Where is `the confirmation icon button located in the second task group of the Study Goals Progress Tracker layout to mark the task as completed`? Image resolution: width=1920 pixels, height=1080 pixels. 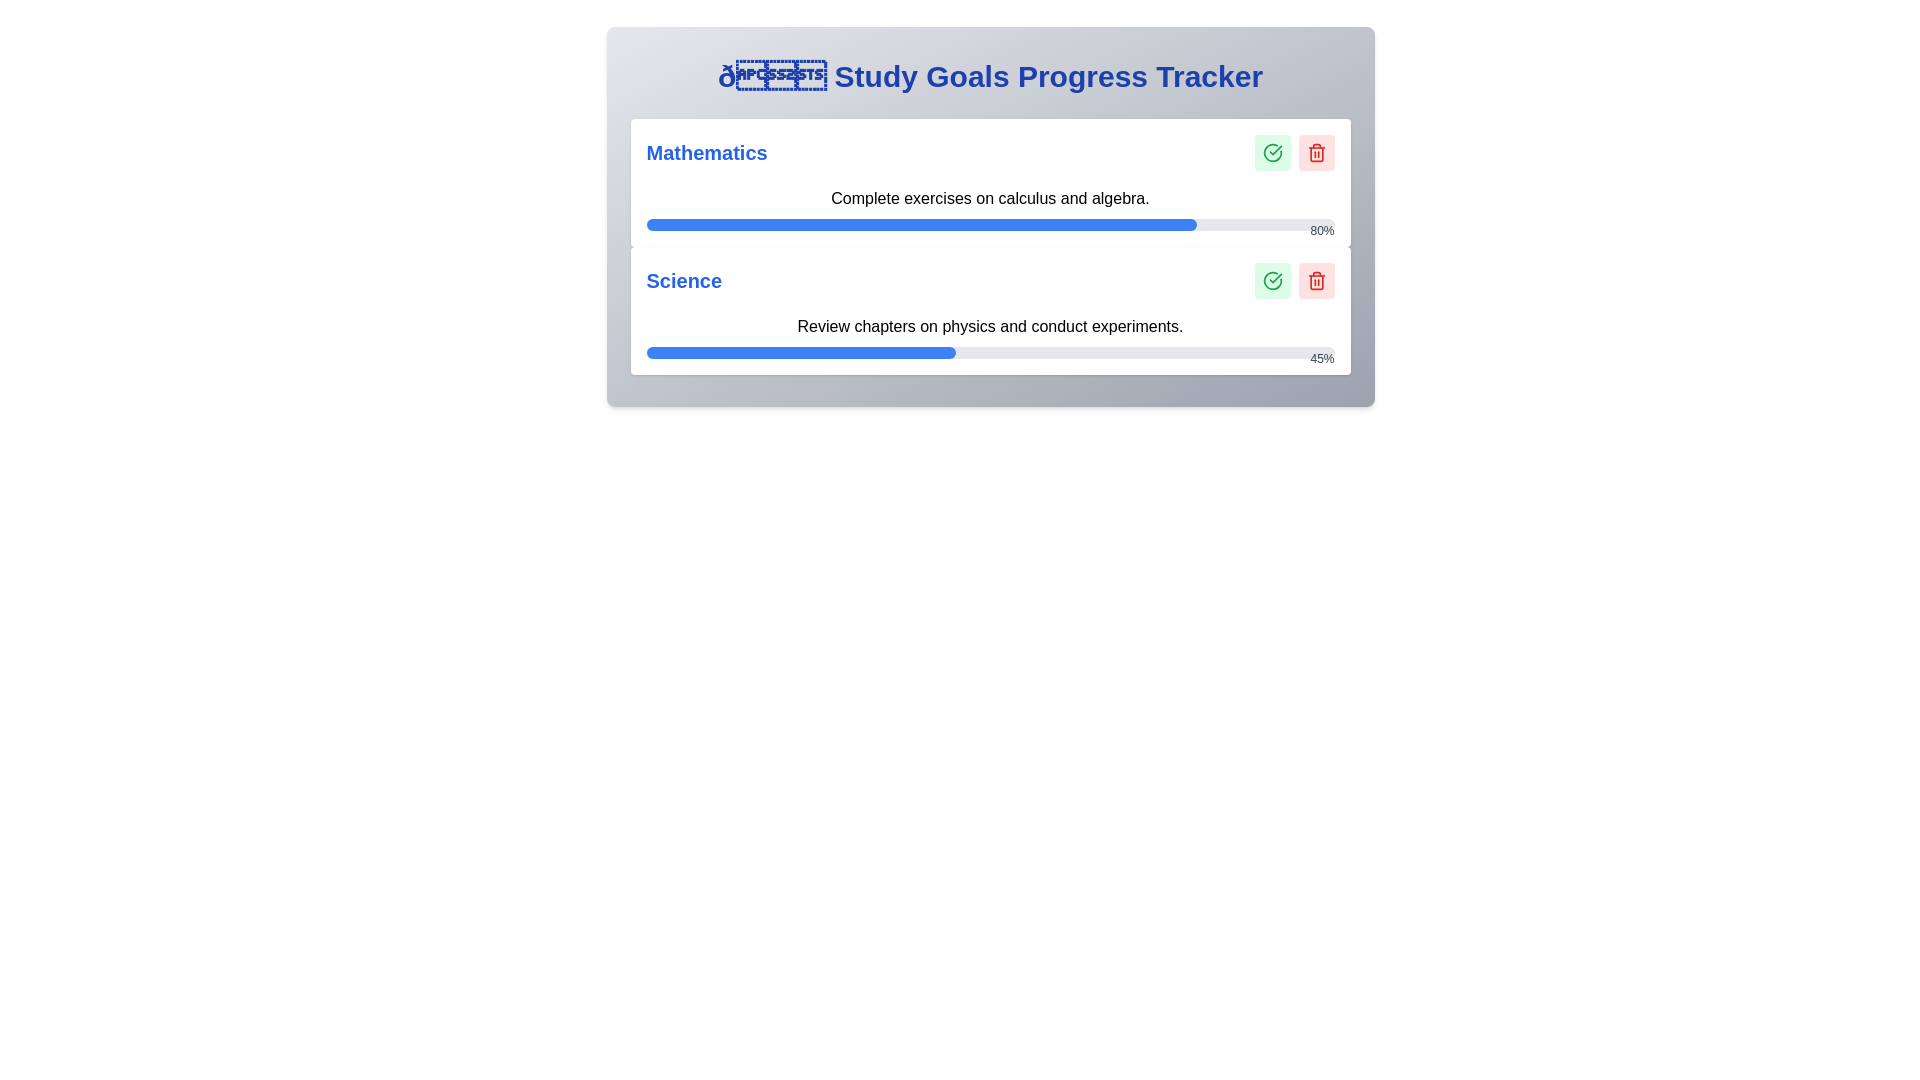
the confirmation icon button located in the second task group of the Study Goals Progress Tracker layout to mark the task as completed is located at coordinates (1271, 281).